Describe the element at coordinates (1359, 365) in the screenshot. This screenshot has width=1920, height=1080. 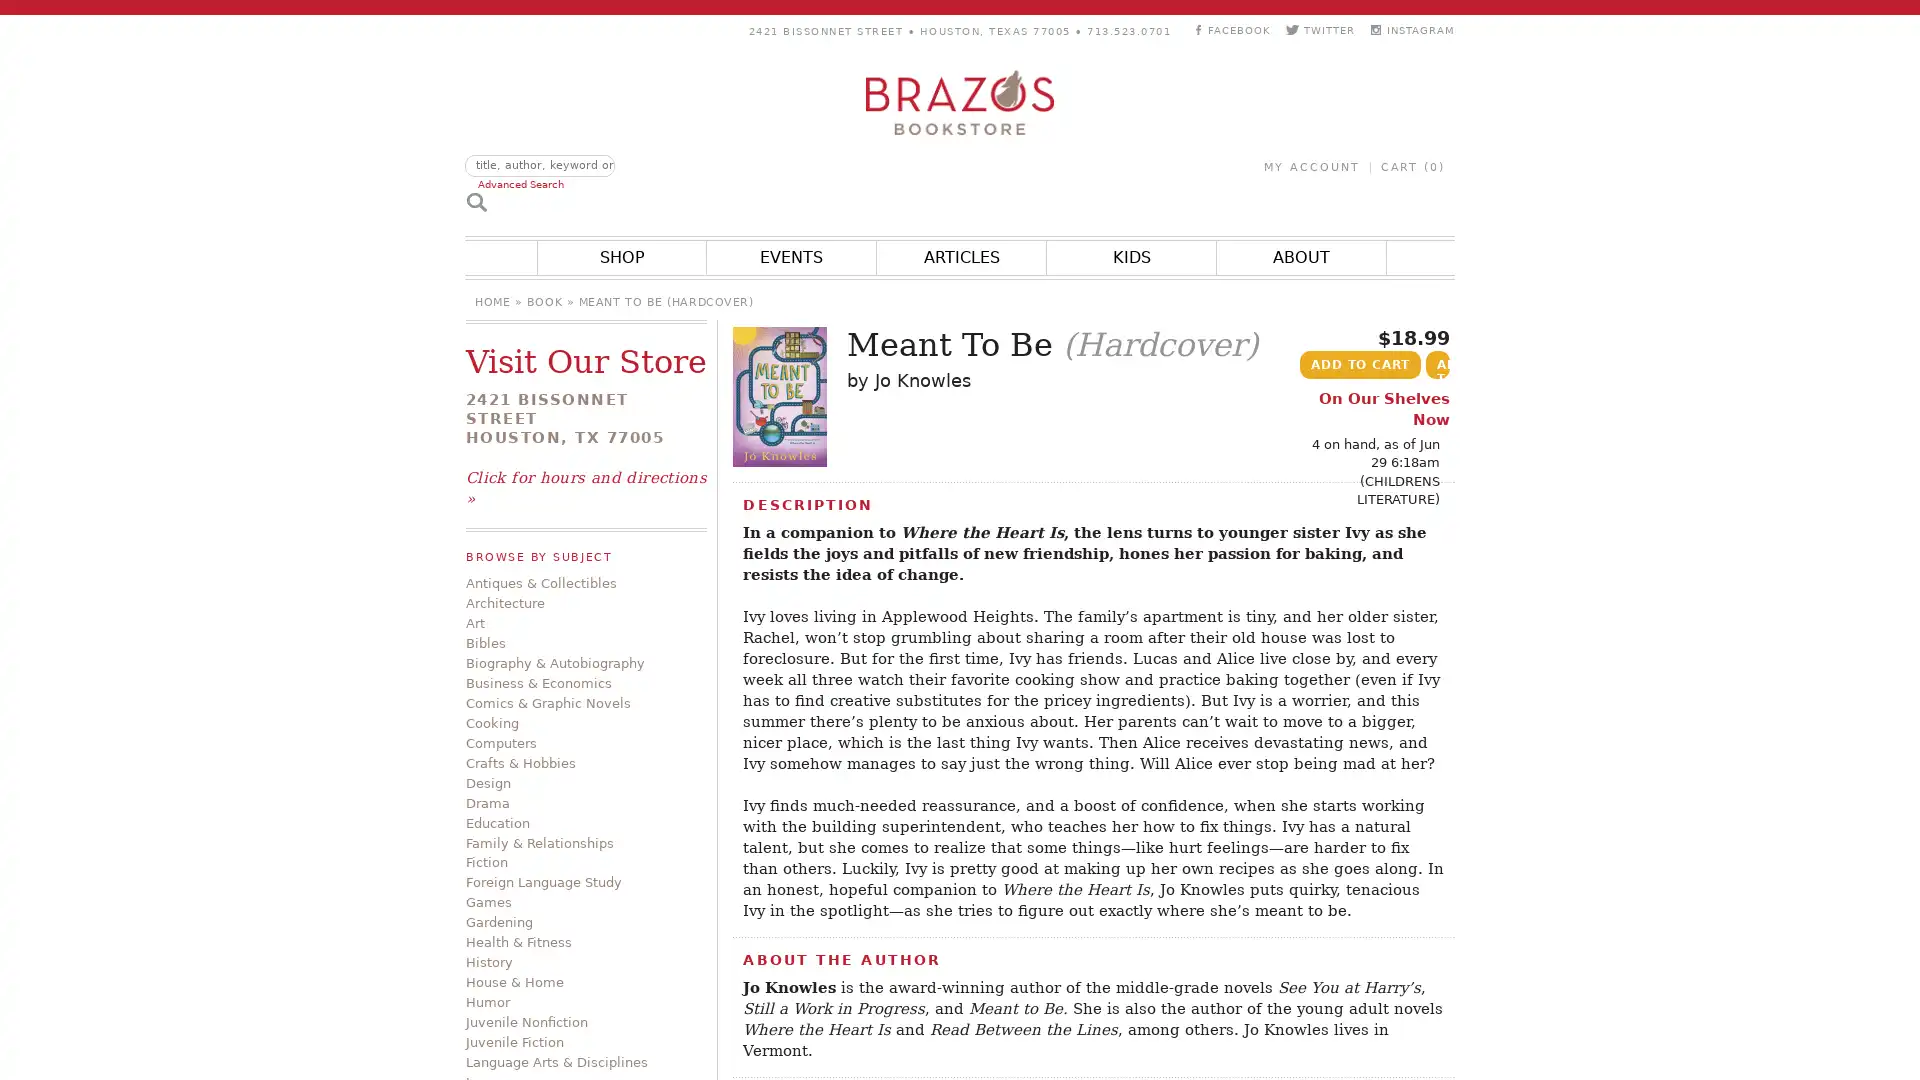
I see `Add to Cart` at that location.